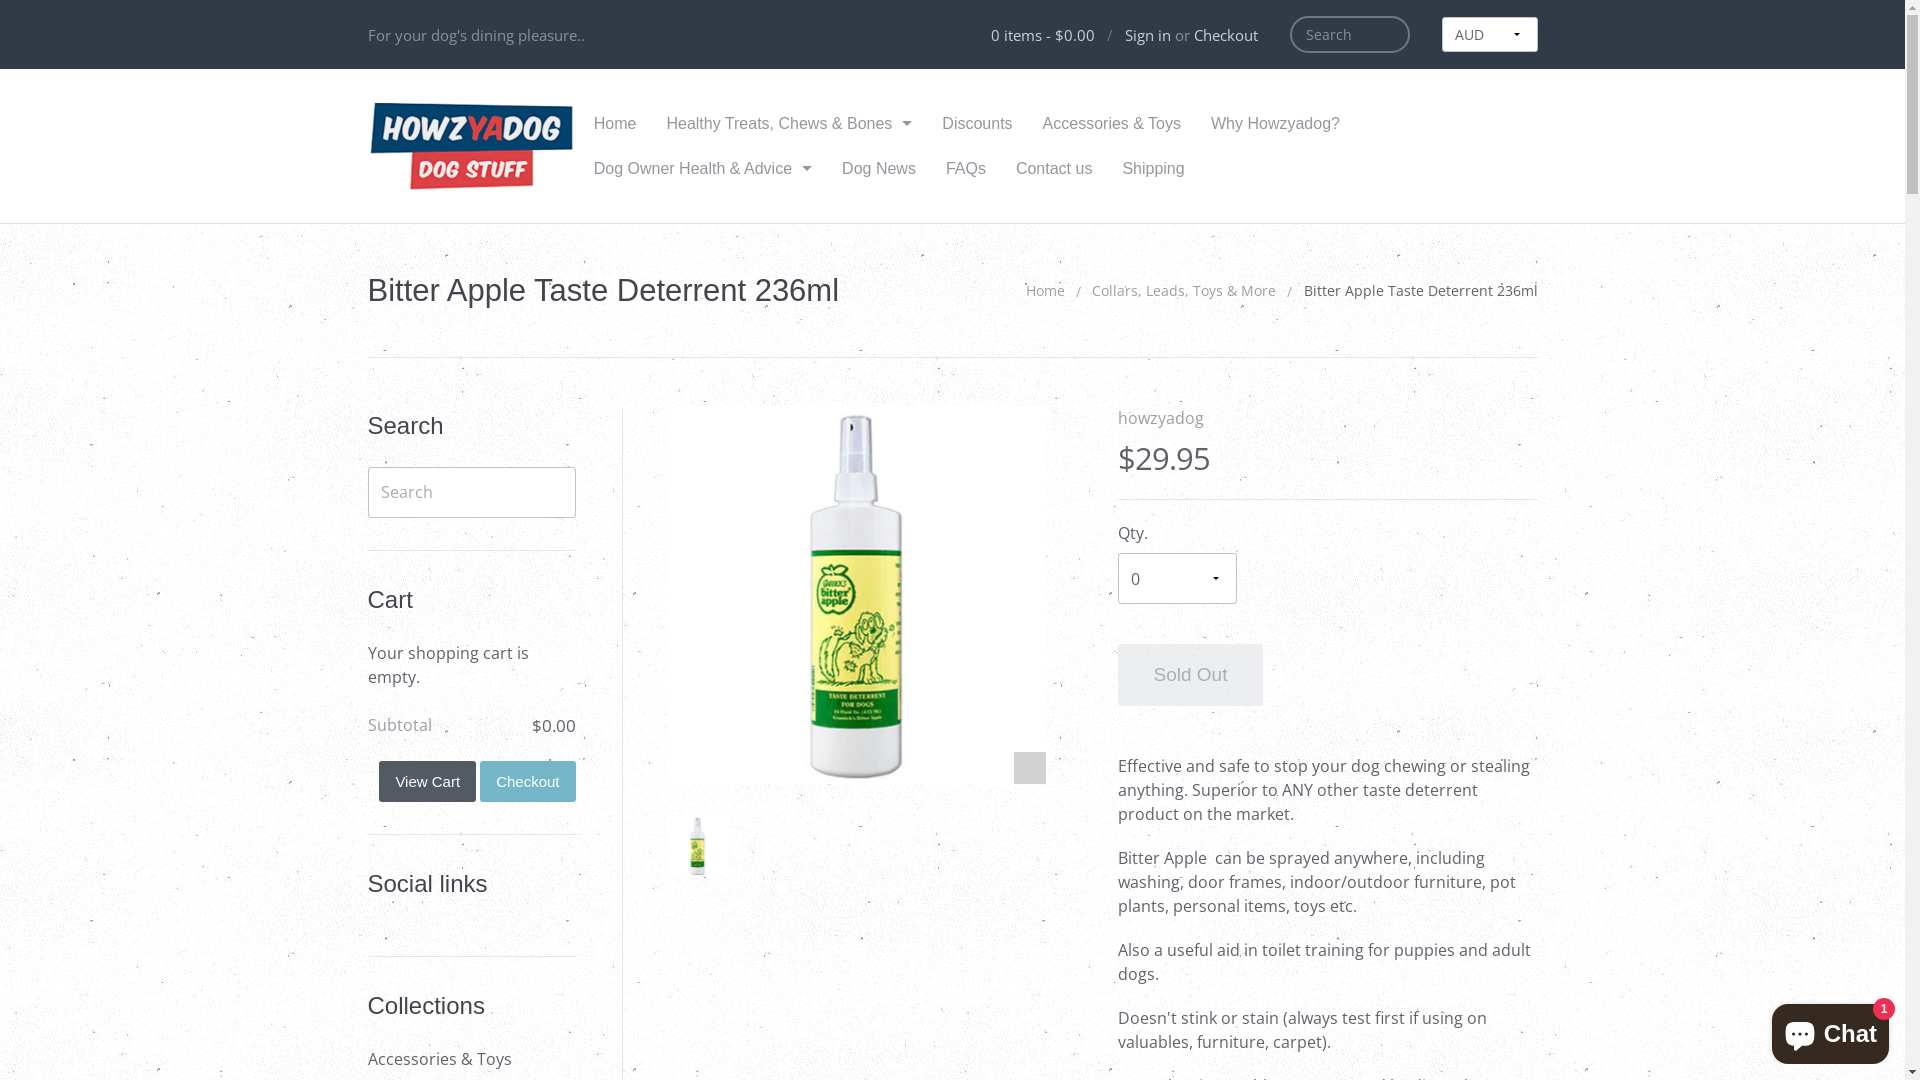 Image resolution: width=1920 pixels, height=1080 pixels. I want to click on 'Checkout', so click(527, 780).